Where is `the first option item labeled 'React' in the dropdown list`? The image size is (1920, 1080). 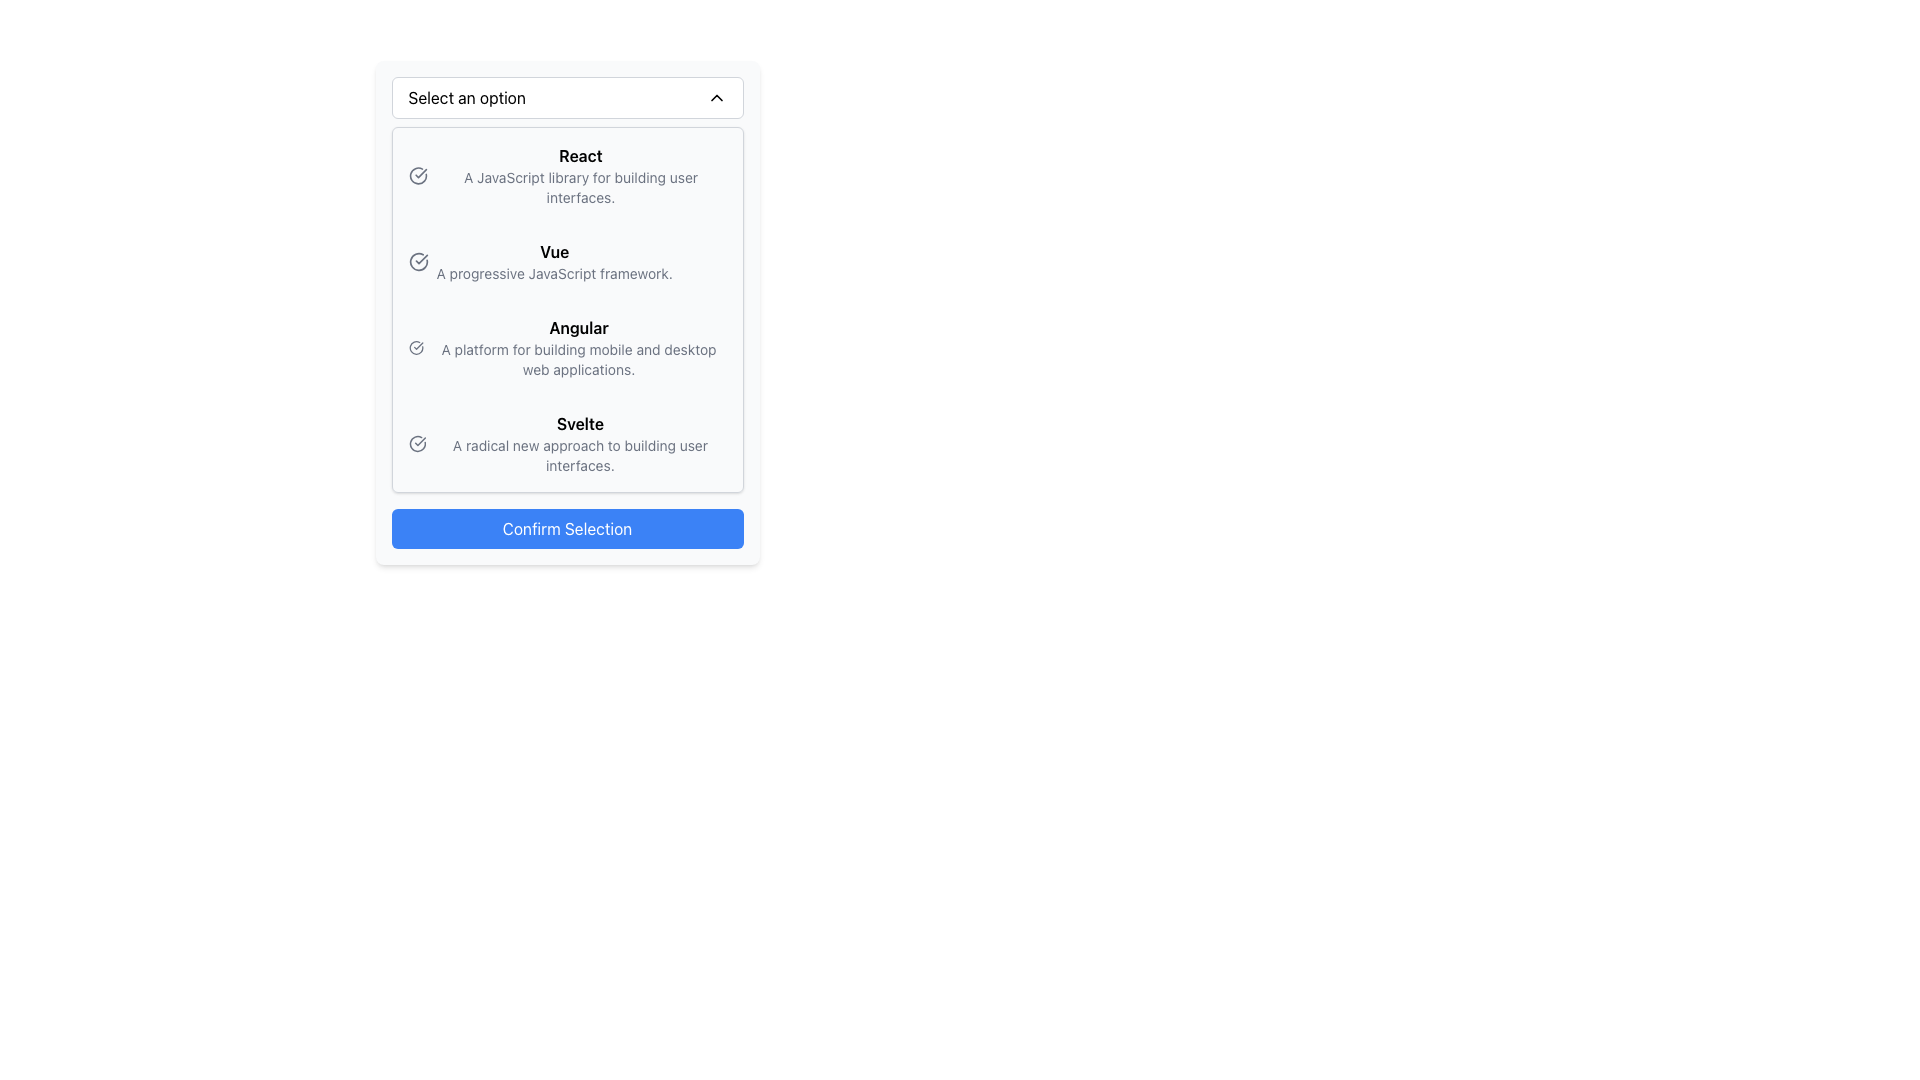
the first option item labeled 'React' in the dropdown list is located at coordinates (566, 175).